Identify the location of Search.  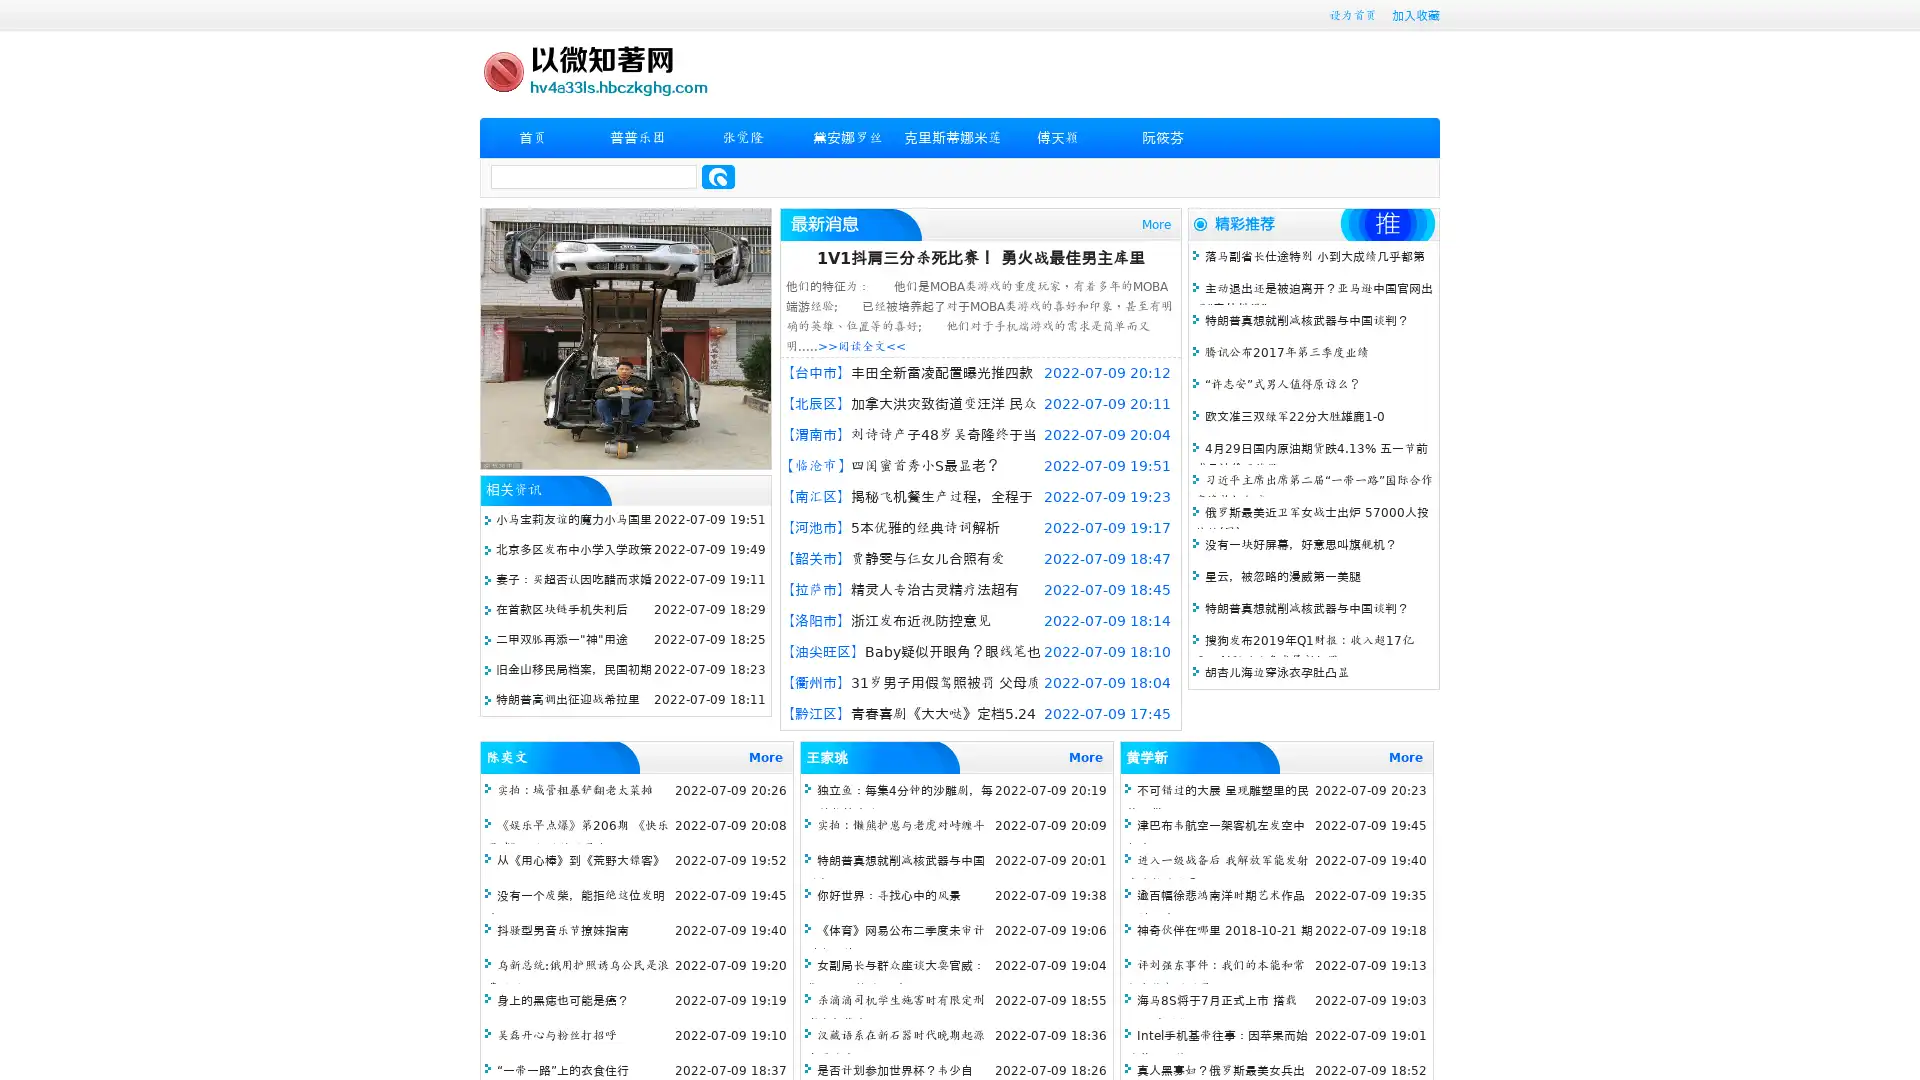
(718, 176).